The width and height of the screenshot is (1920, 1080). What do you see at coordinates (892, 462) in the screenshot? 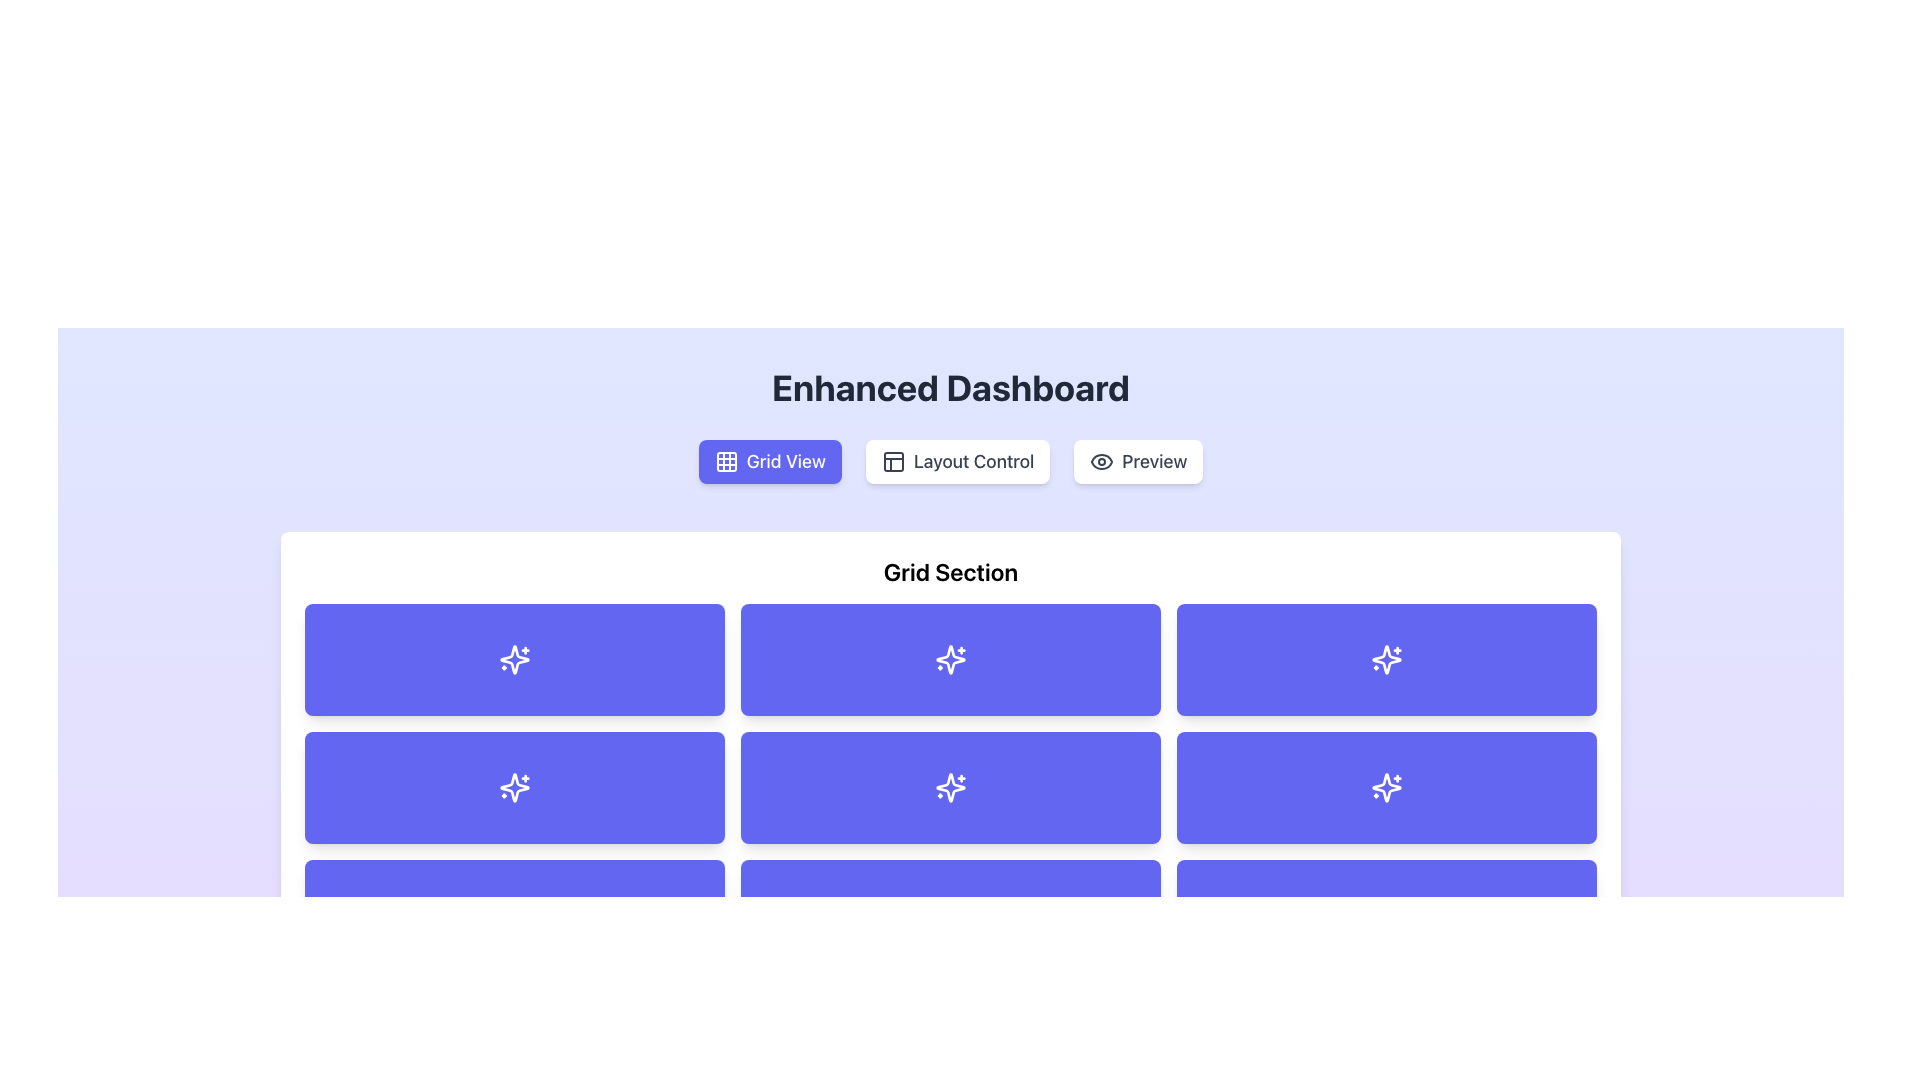
I see `the layout control icon located in the center-left portion of the 'Layout Control' button, which is situated between 'Grid View' and 'Preview'` at bounding box center [892, 462].